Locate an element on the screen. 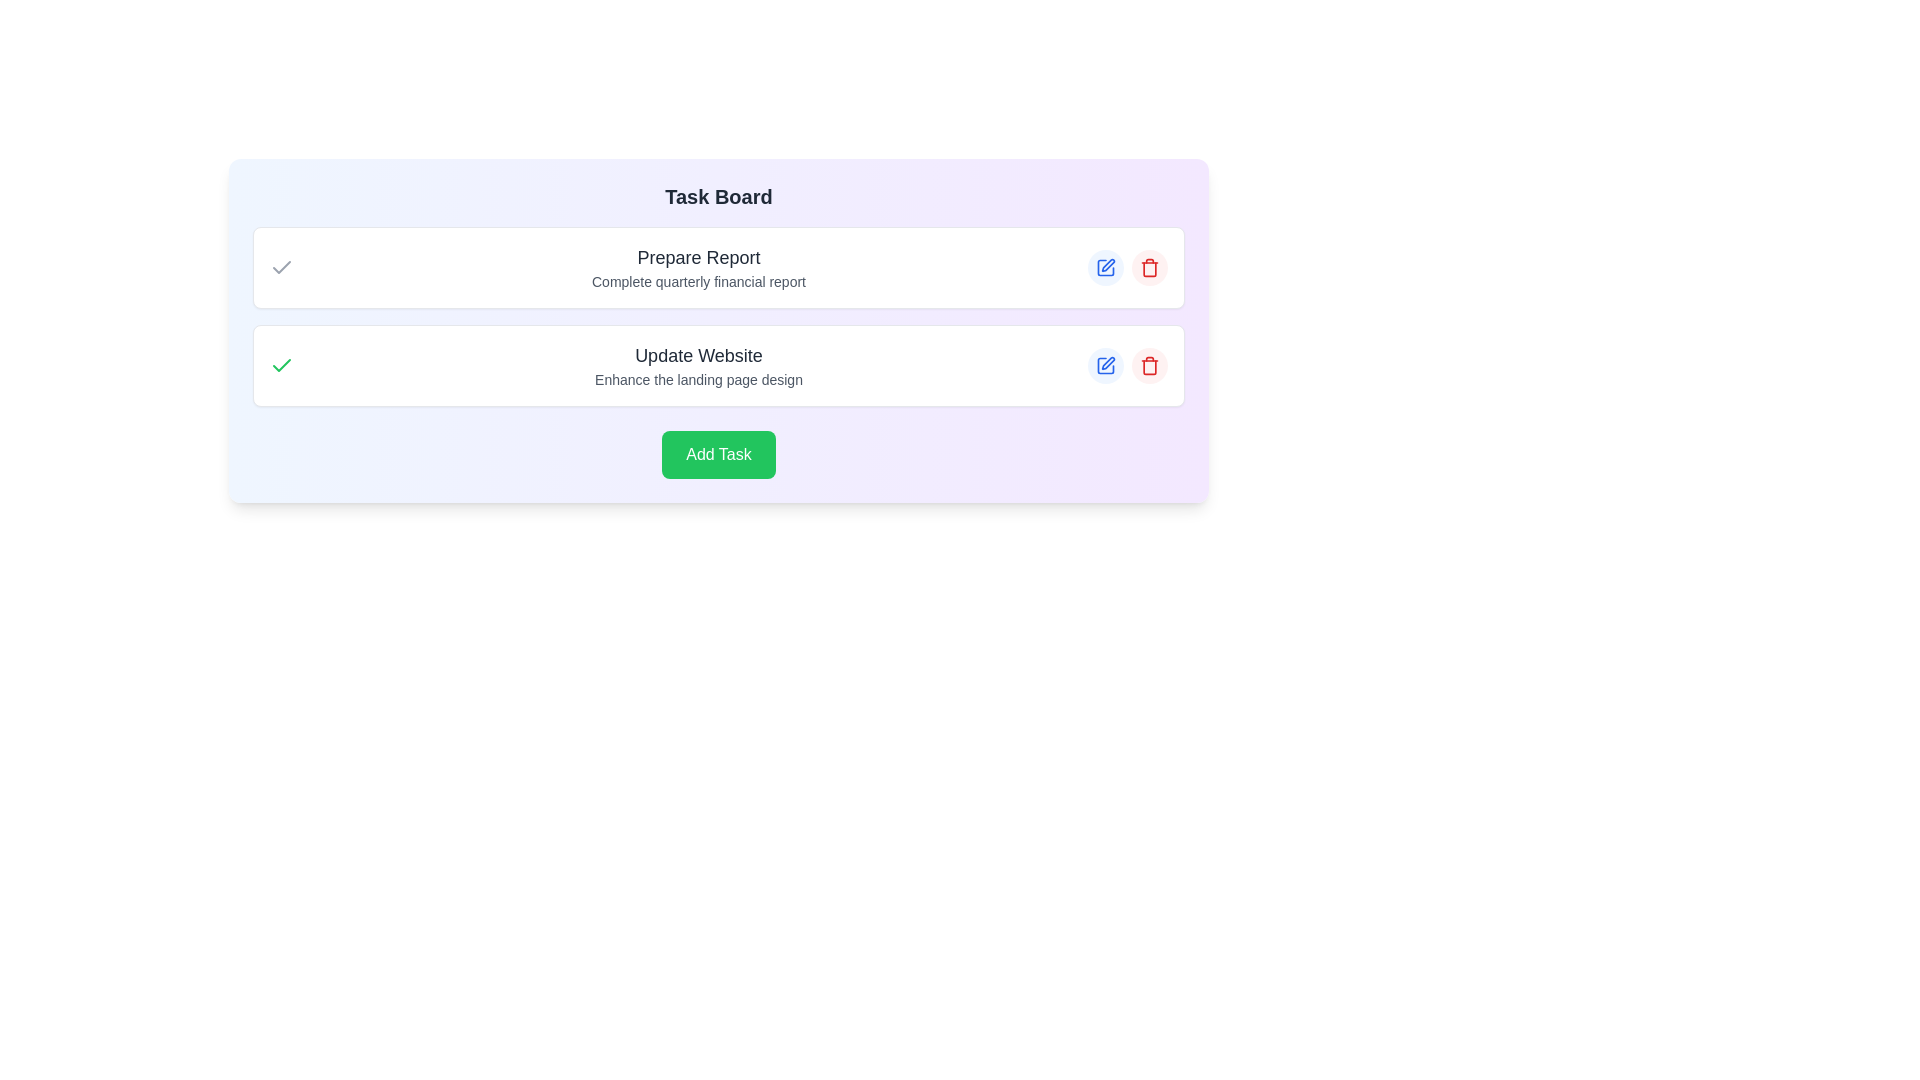 This screenshot has width=1920, height=1080. the text label that reads 'Enhance the landing page design', which is styled in a small font size and light gray color, located under the main task title 'Update Website' is located at coordinates (699, 380).